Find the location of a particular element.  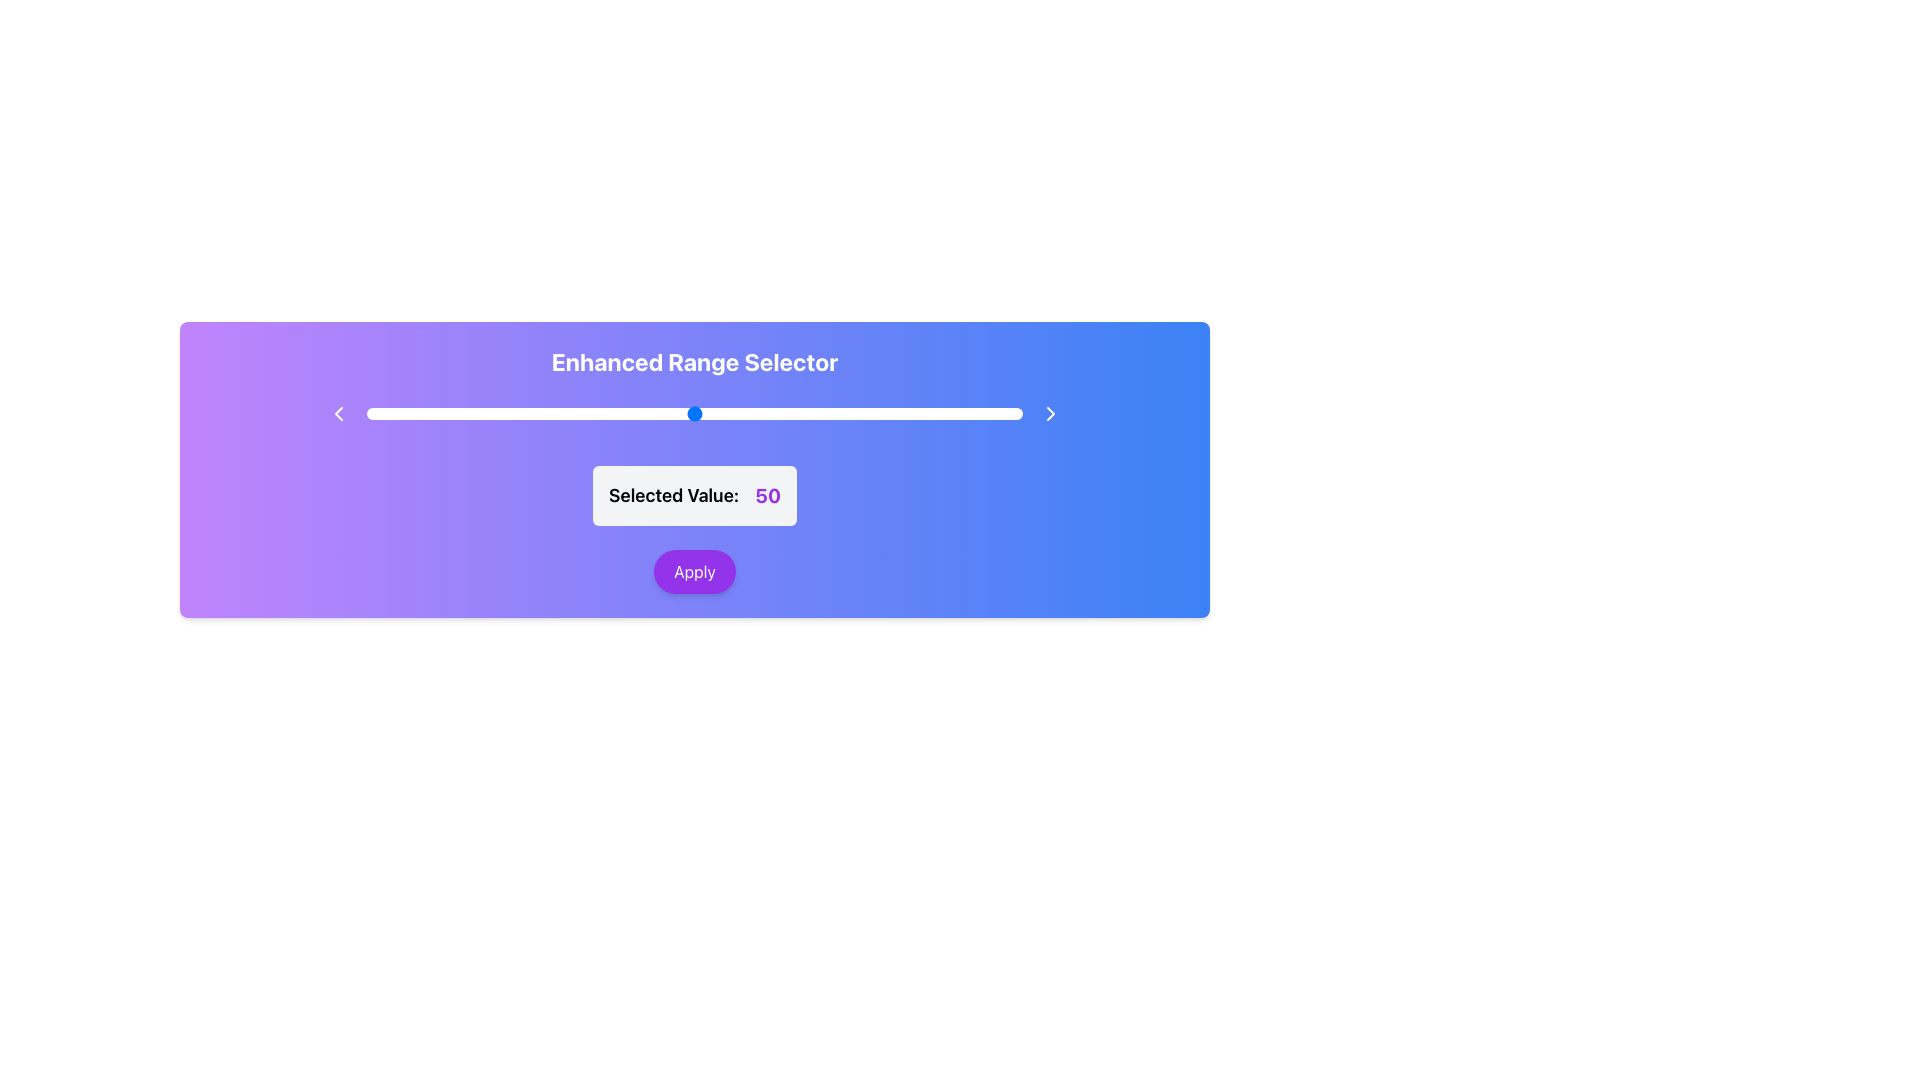

the left-pointing chevron icon, which is white on a purple background is located at coordinates (338, 412).